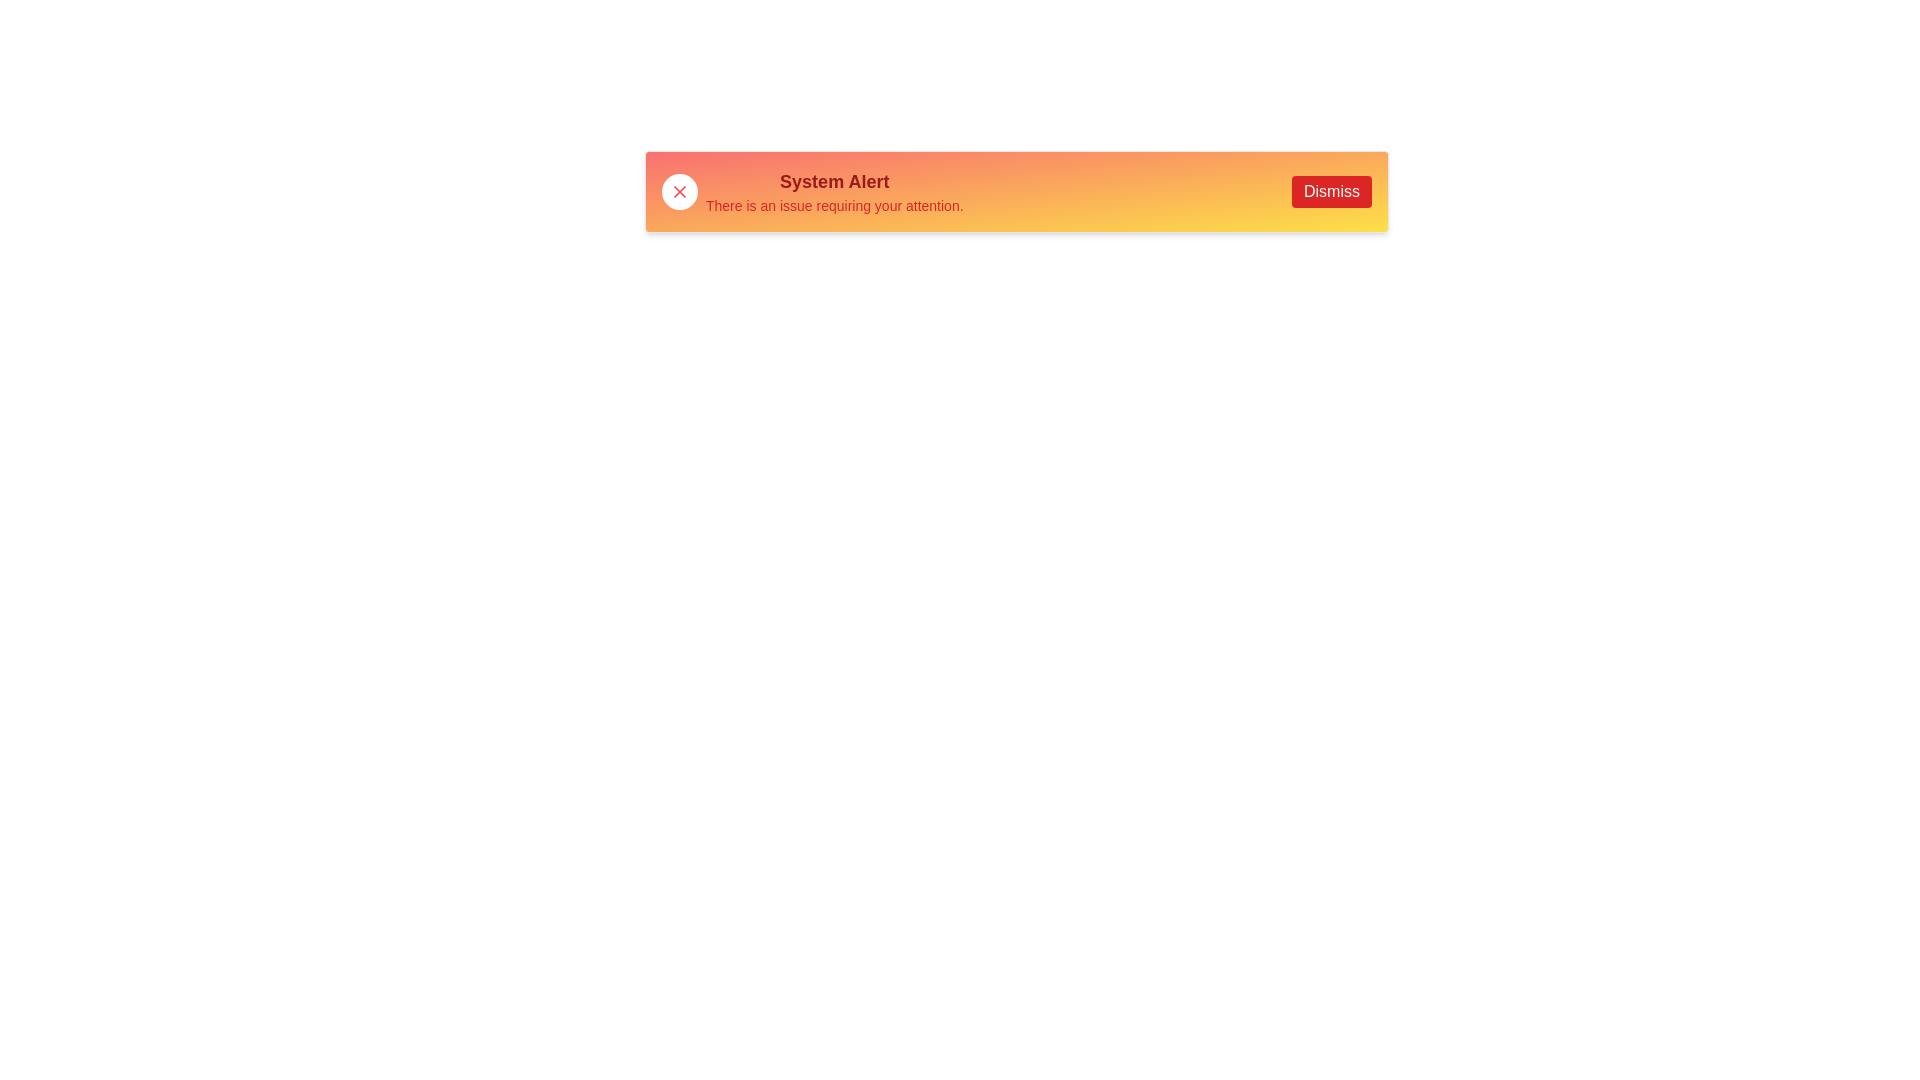  Describe the element at coordinates (834, 181) in the screenshot. I see `the alert box title label, which is centrally located above the smaller text message` at that location.